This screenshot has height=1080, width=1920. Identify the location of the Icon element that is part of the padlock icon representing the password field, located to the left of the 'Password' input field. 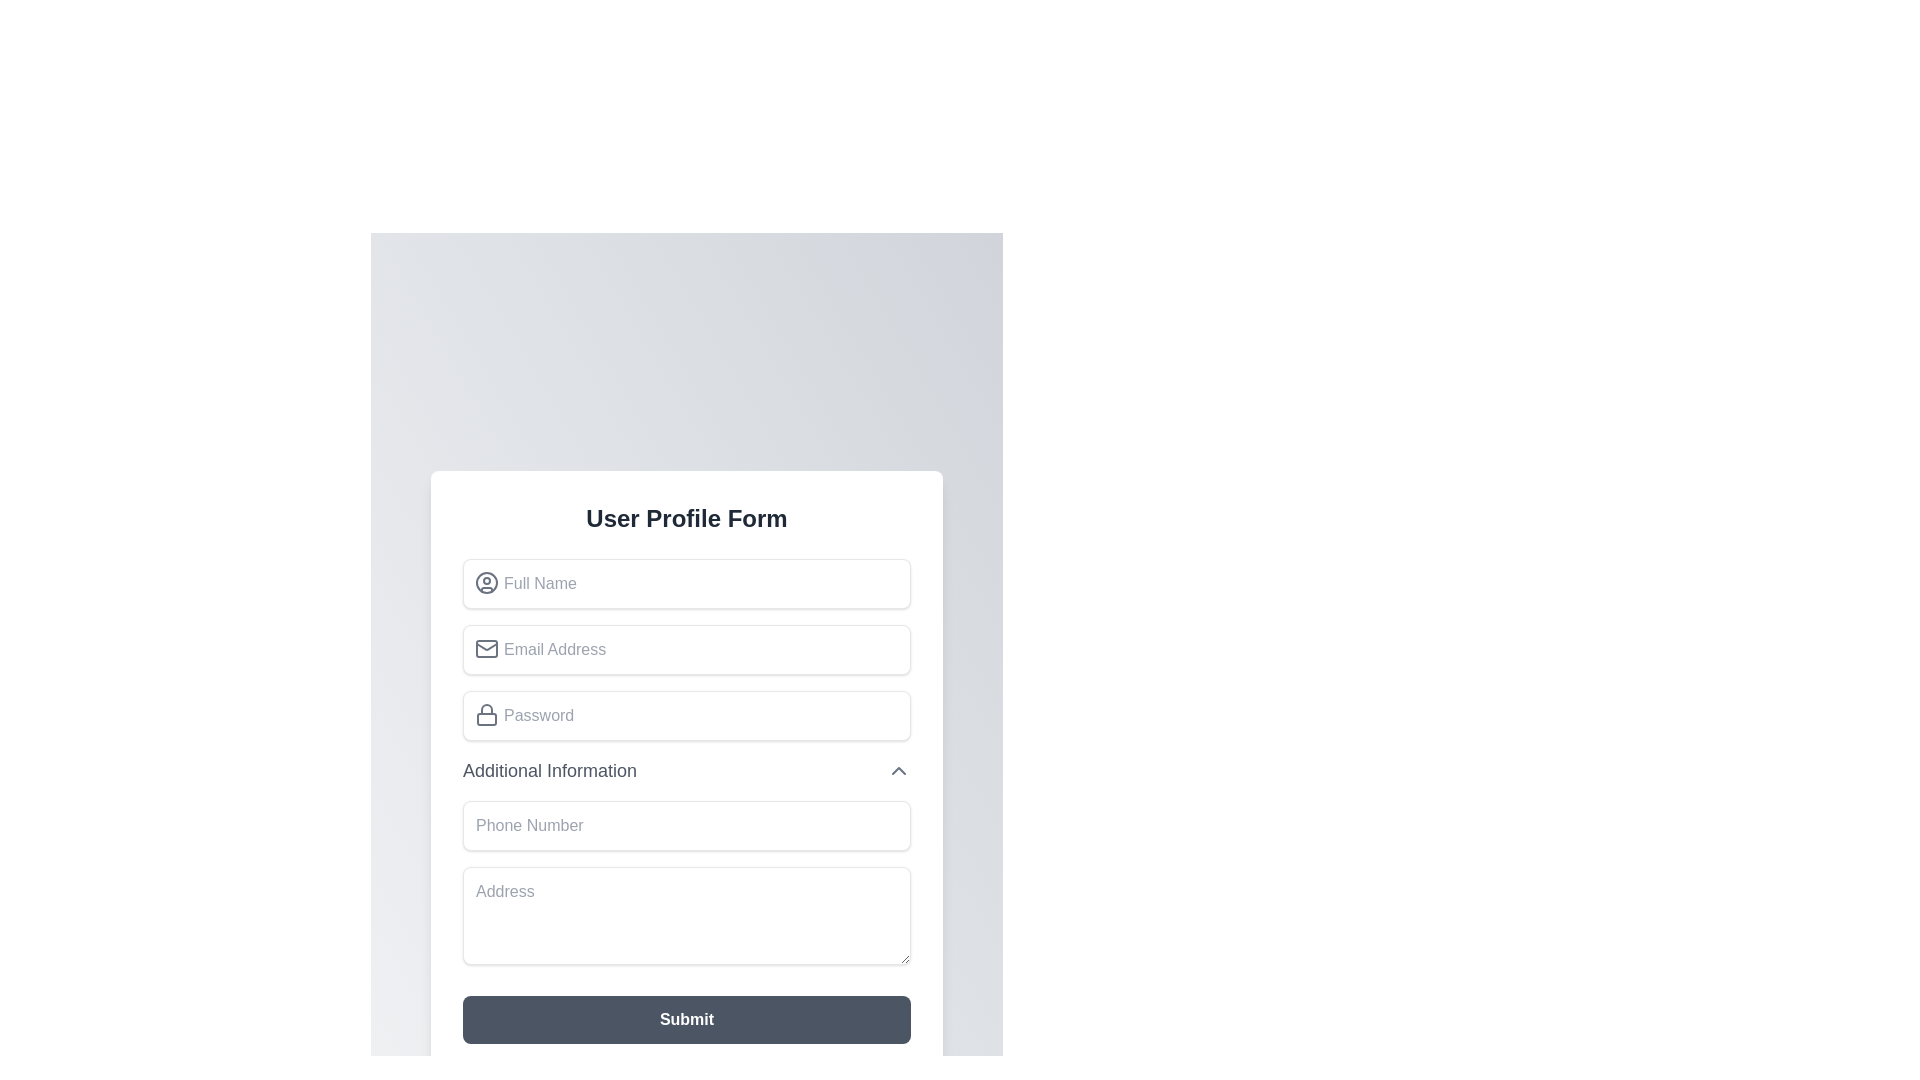
(486, 717).